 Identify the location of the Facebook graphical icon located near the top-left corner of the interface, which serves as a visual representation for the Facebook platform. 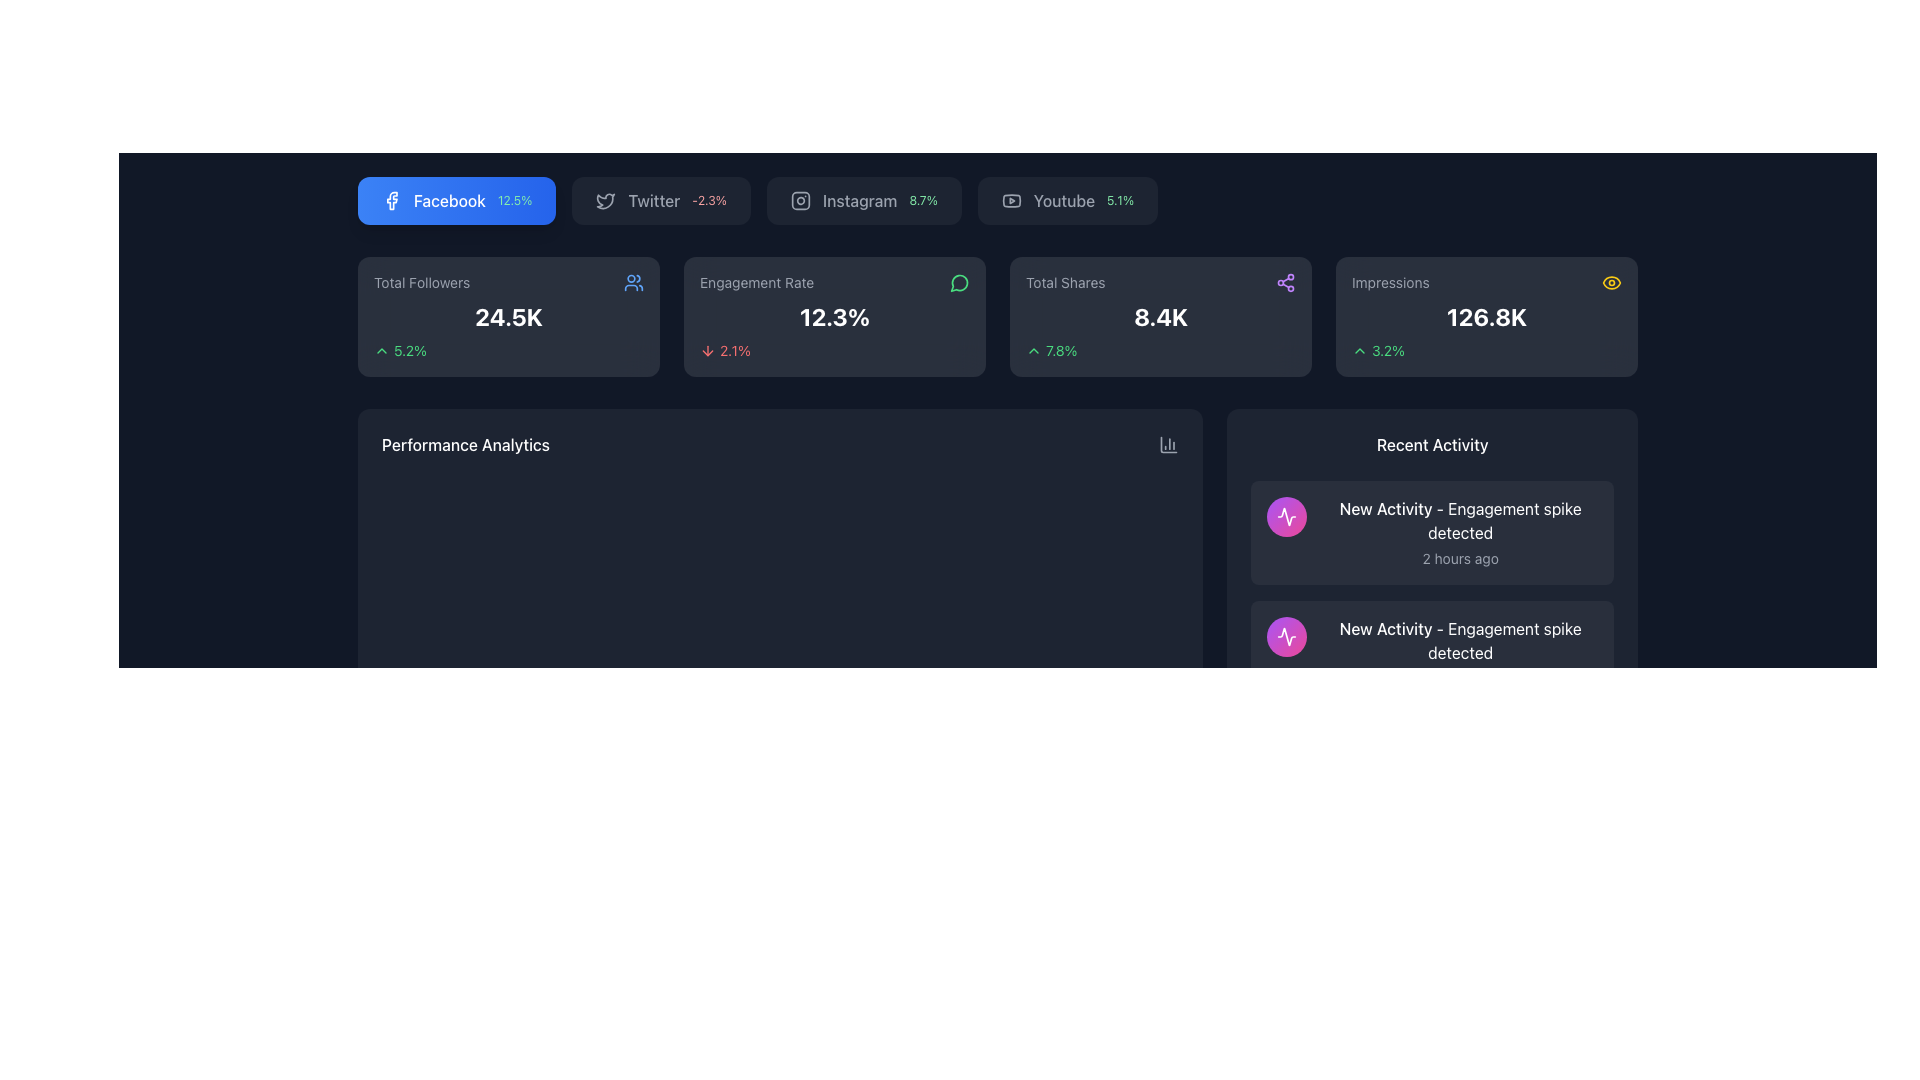
(392, 200).